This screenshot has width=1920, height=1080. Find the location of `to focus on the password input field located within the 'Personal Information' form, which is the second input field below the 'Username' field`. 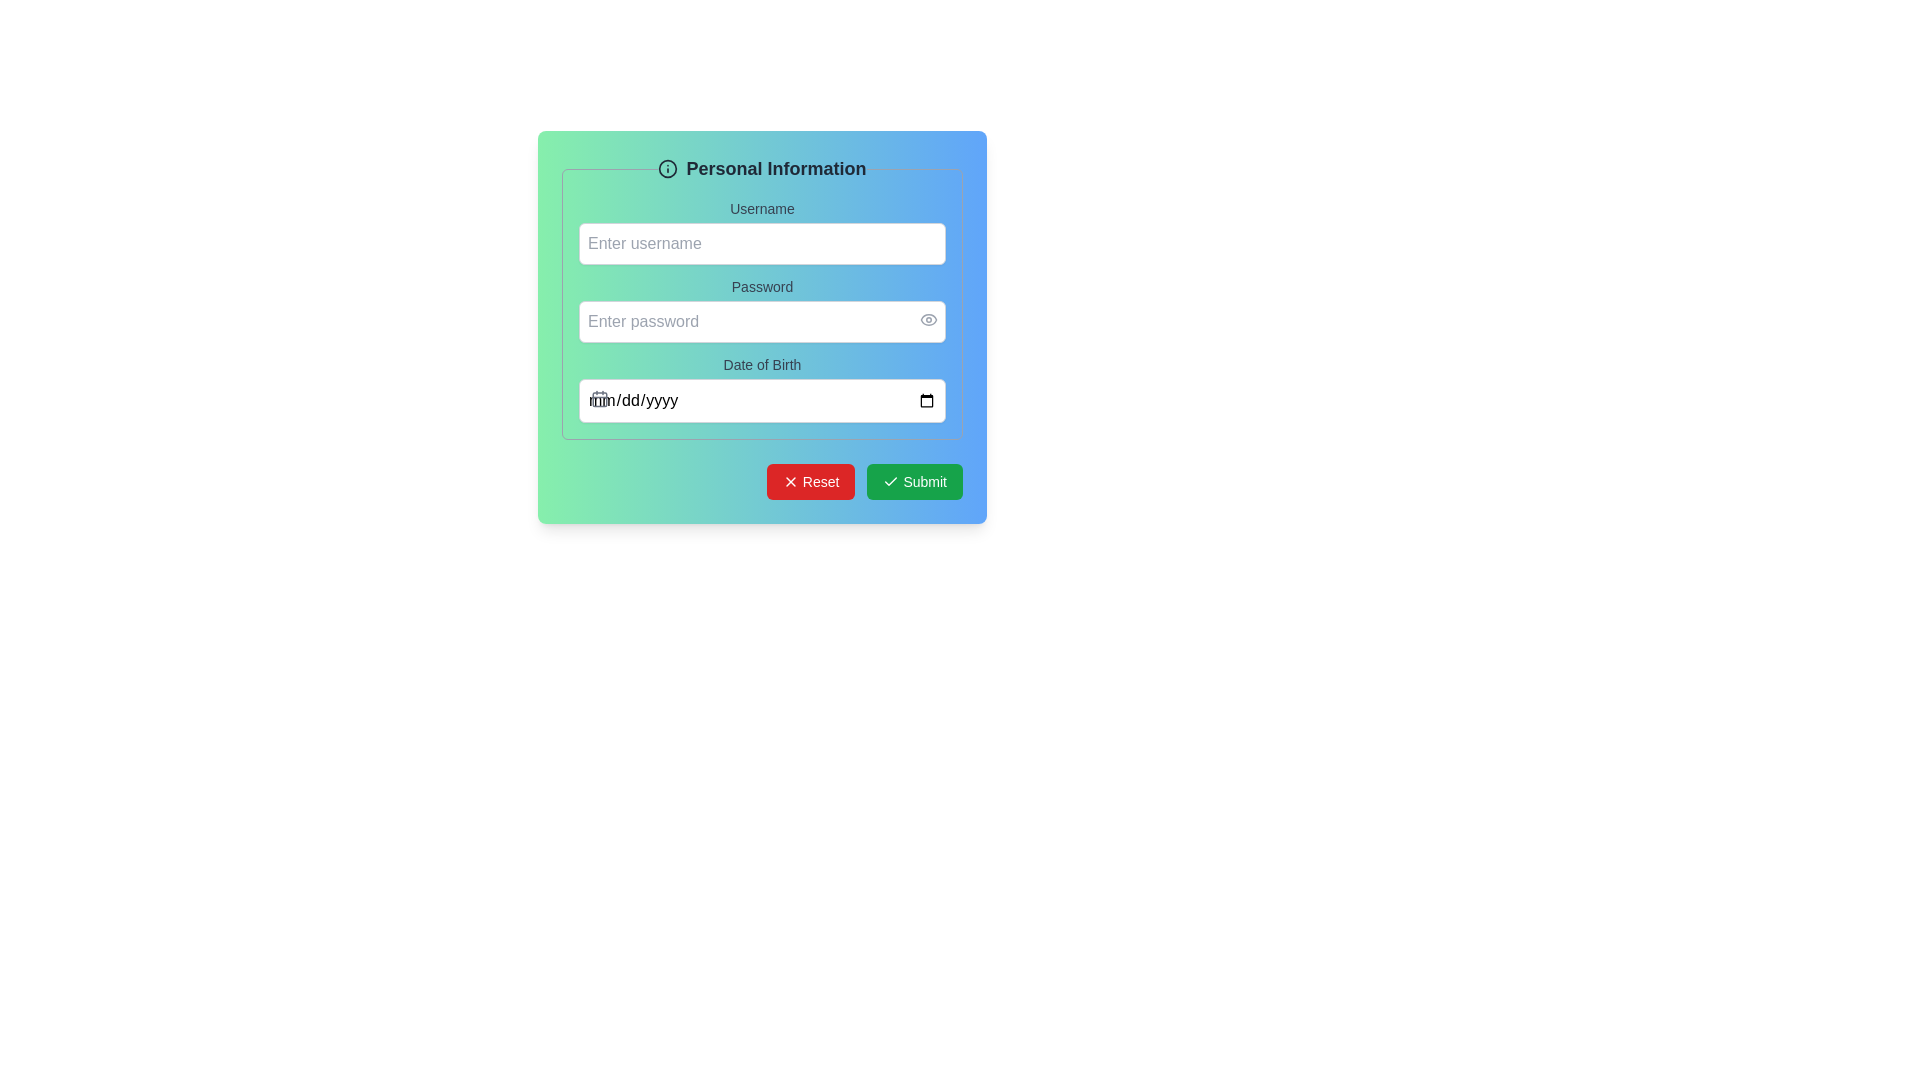

to focus on the password input field located within the 'Personal Information' form, which is the second input field below the 'Username' field is located at coordinates (761, 320).